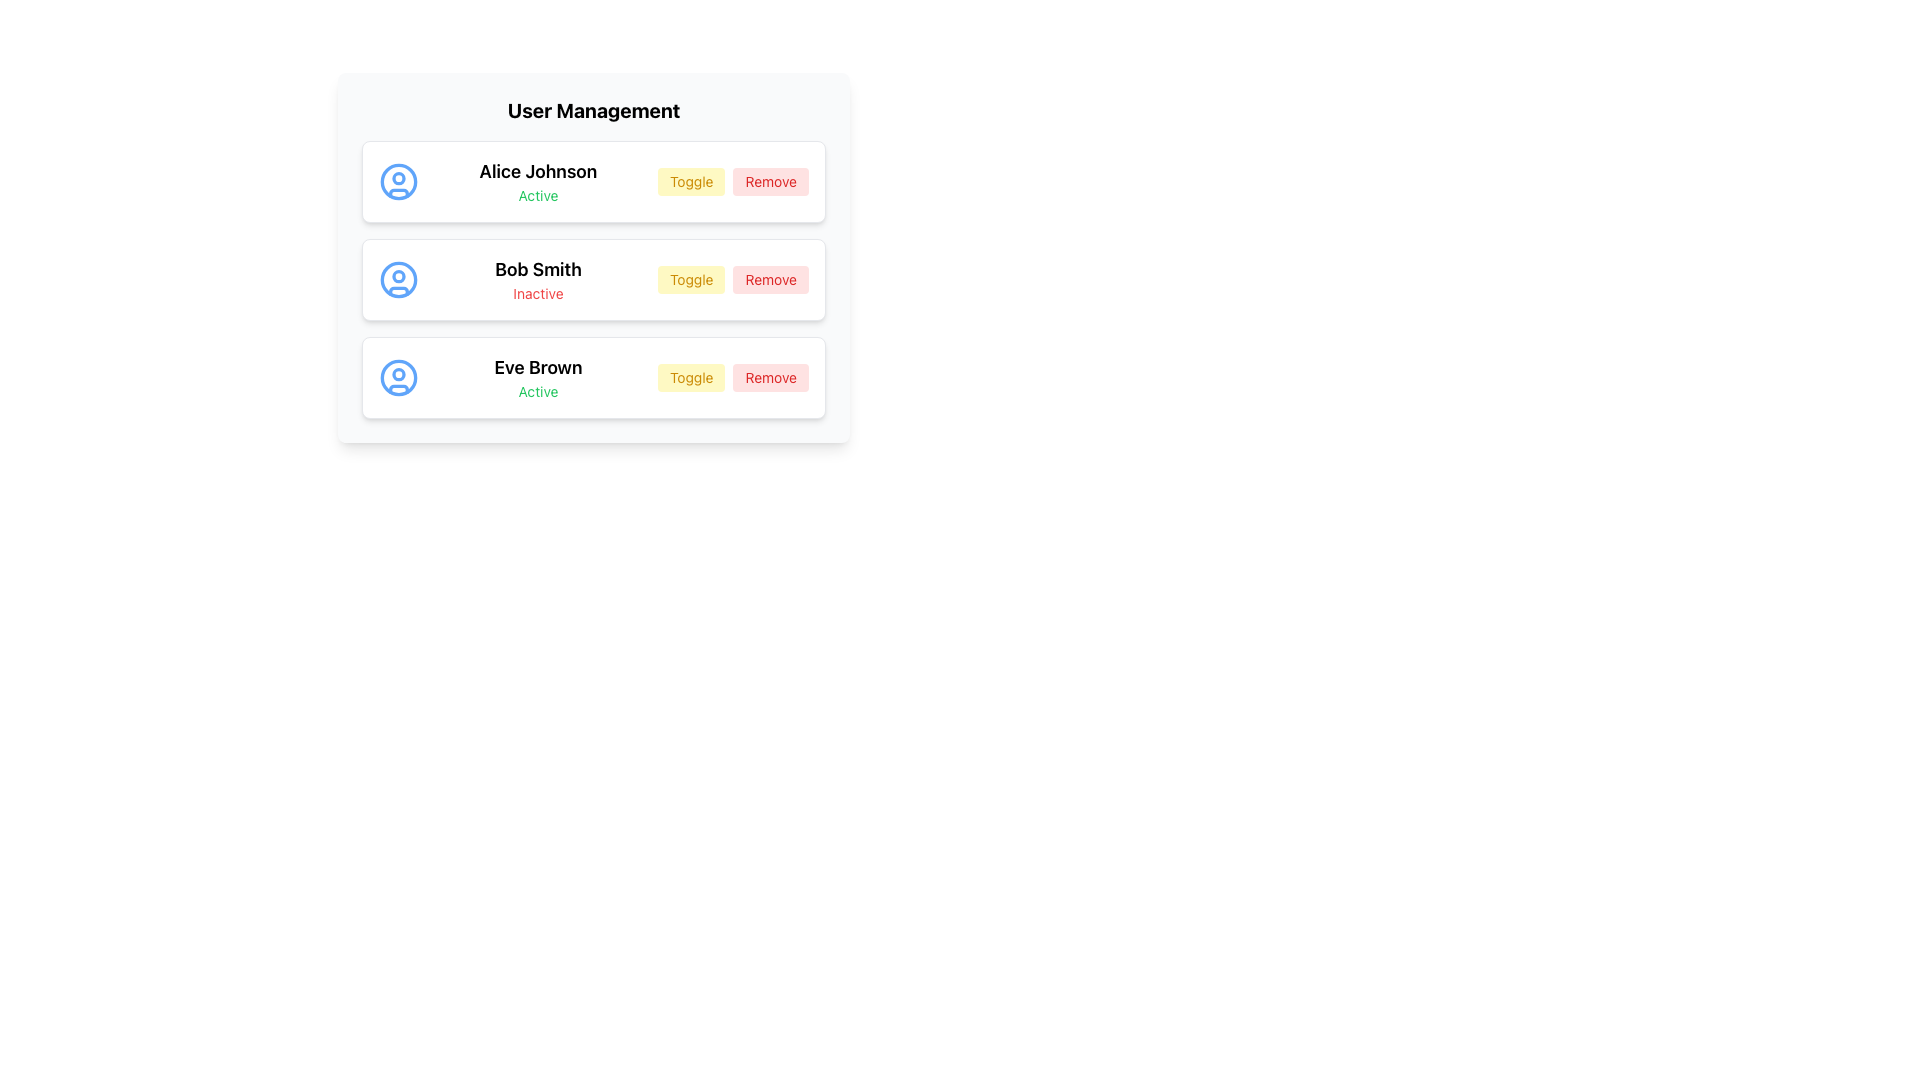 The image size is (1920, 1080). Describe the element at coordinates (398, 181) in the screenshot. I see `the SVG circle graphic that visually represents a part of Alice Johnson's user profile picture in the user management card list` at that location.